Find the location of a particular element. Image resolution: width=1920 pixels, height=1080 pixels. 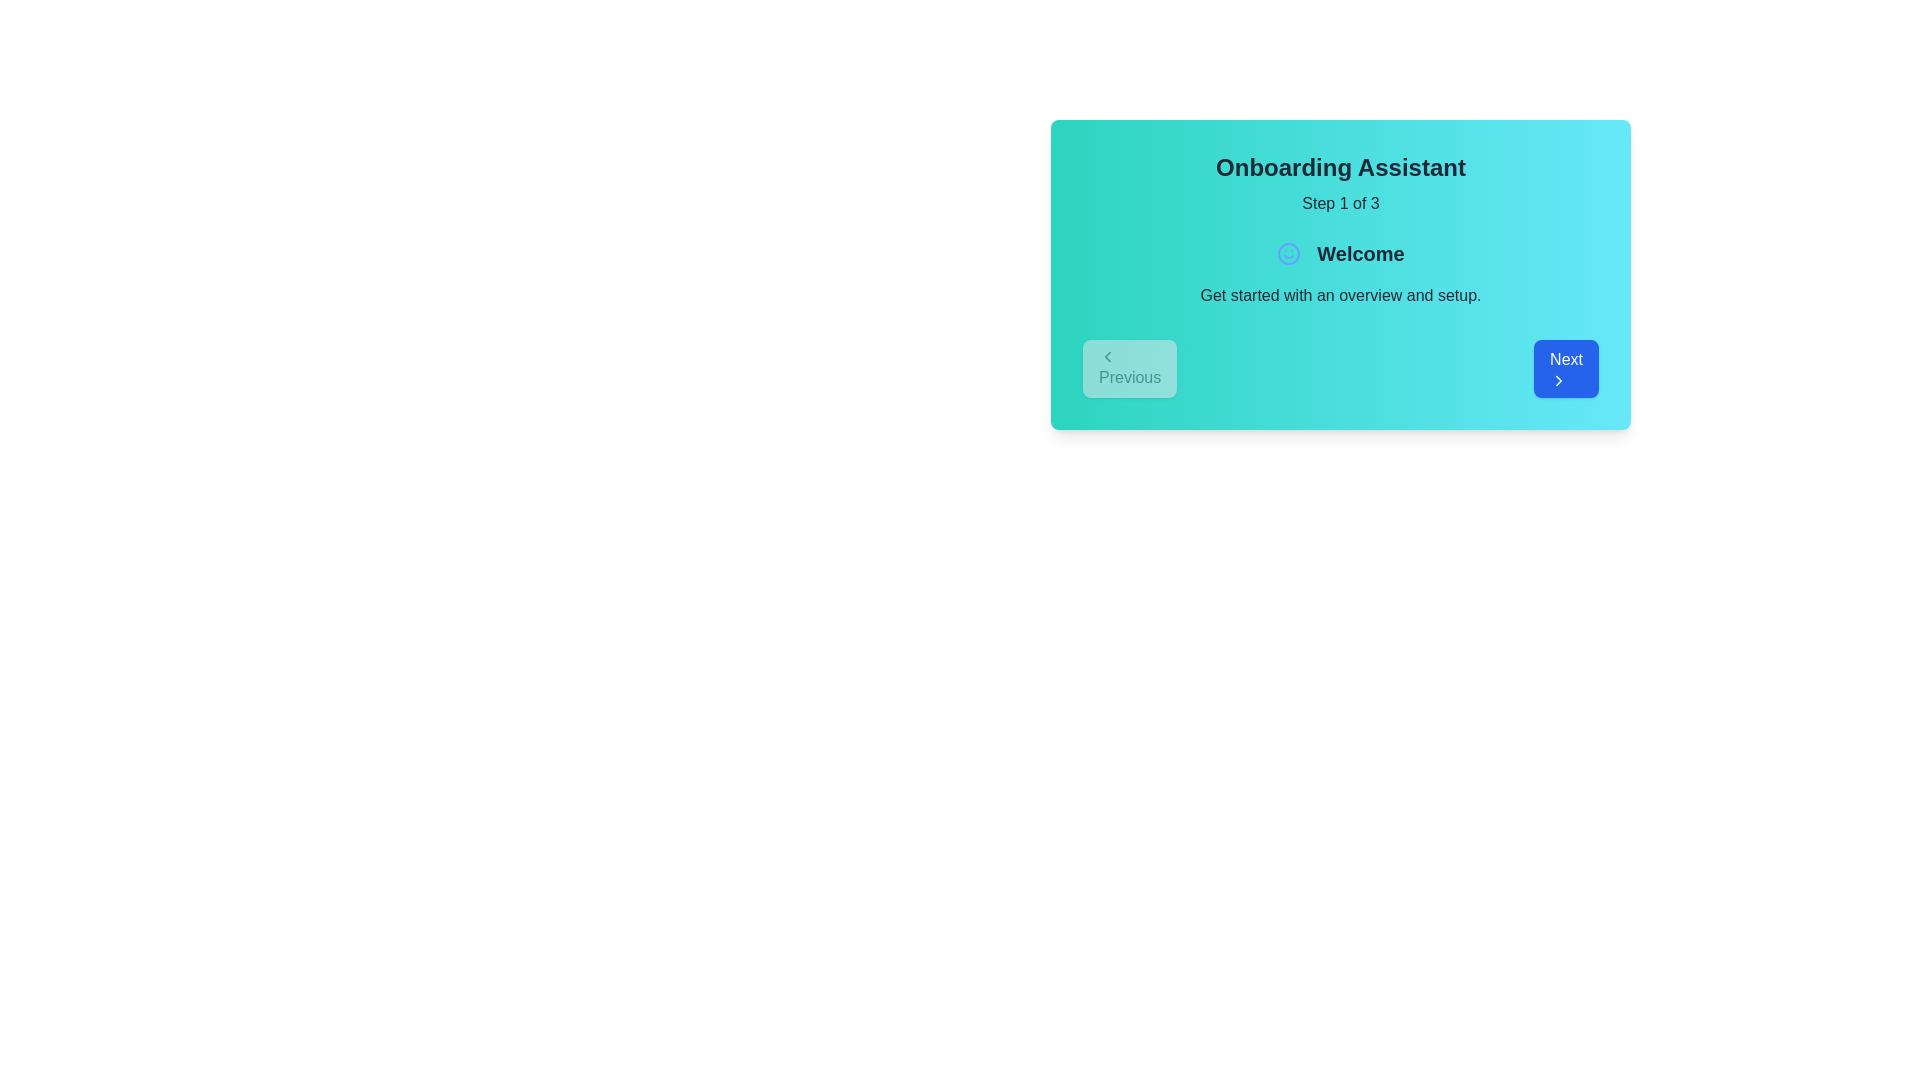

the rectangular button with a blue background labeled 'Next' is located at coordinates (1565, 369).